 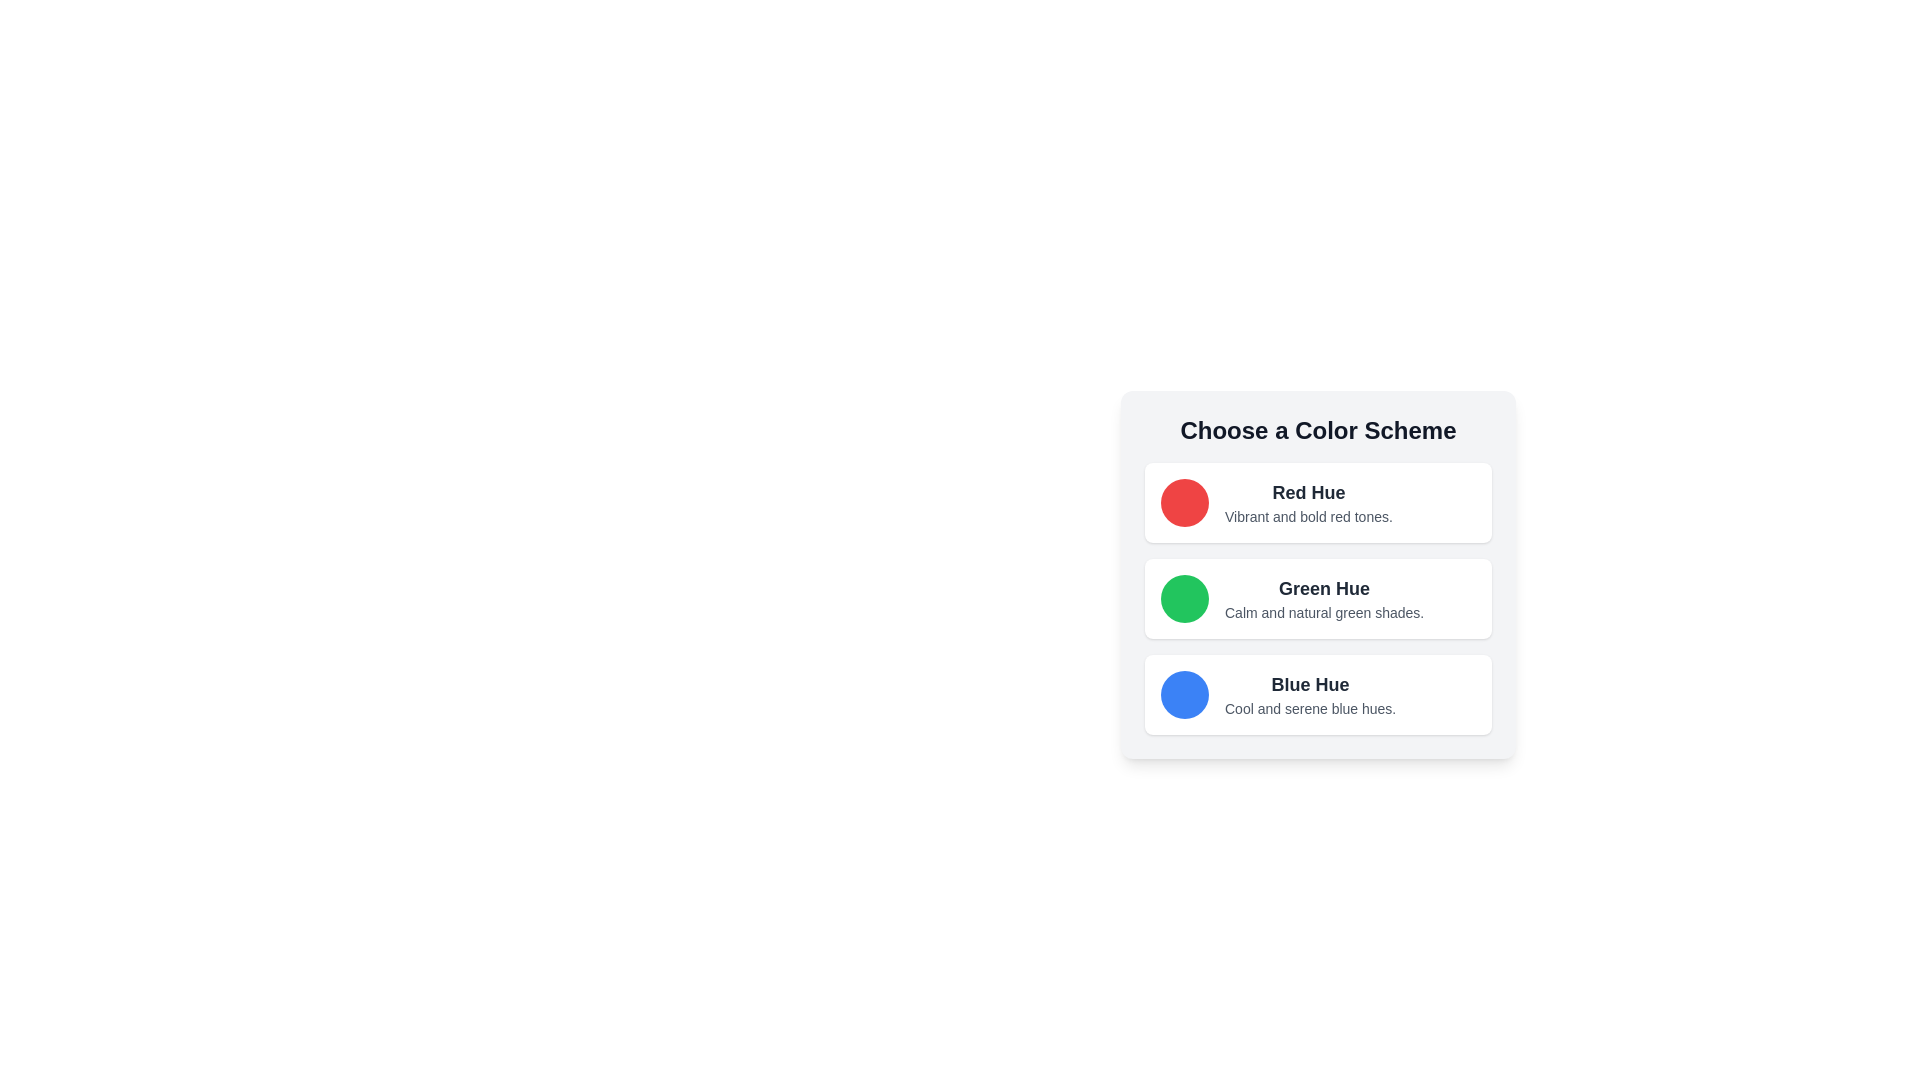 I want to click on the descriptive text block for the 'Blue Hue' color scheme option, which is the third option in the list, positioned under 'Green Hue' and to the right of a blue circular icon, so click(x=1310, y=693).